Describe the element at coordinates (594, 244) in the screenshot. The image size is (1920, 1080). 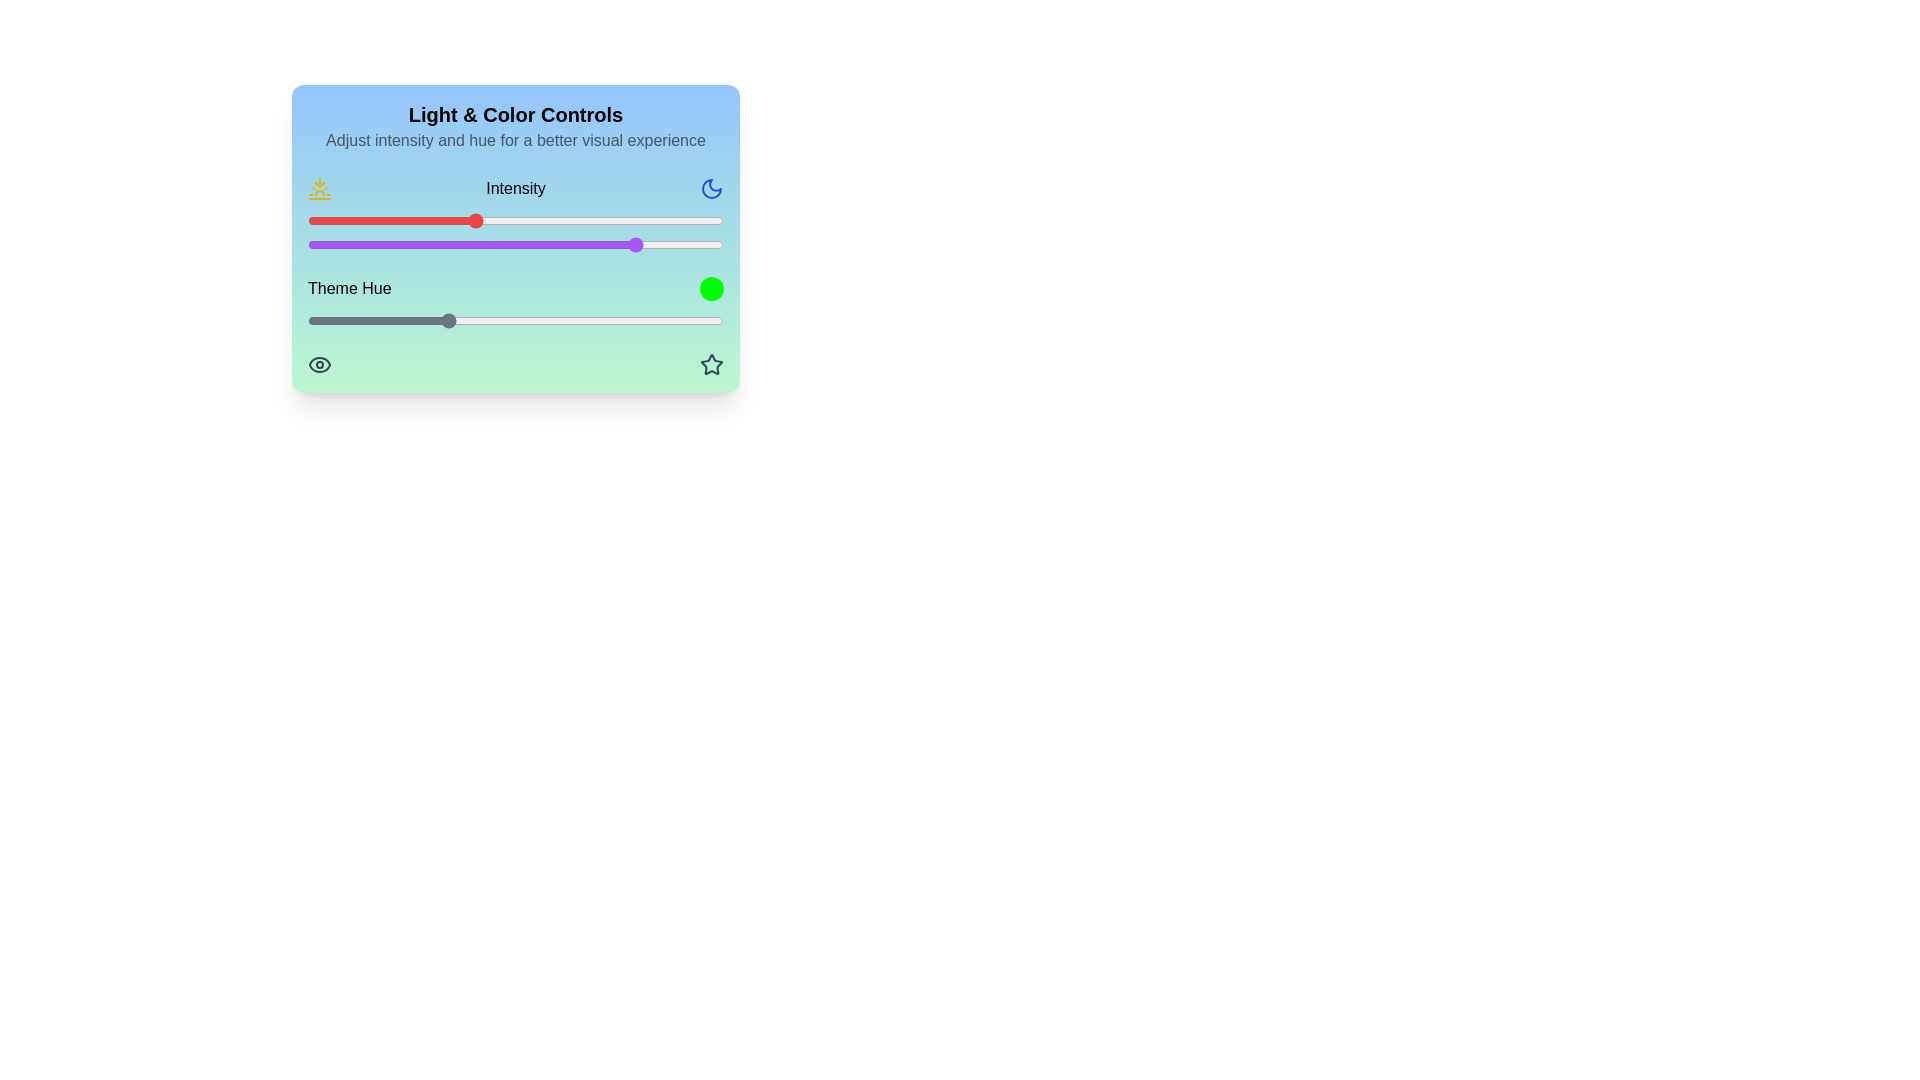
I see `the slider value` at that location.